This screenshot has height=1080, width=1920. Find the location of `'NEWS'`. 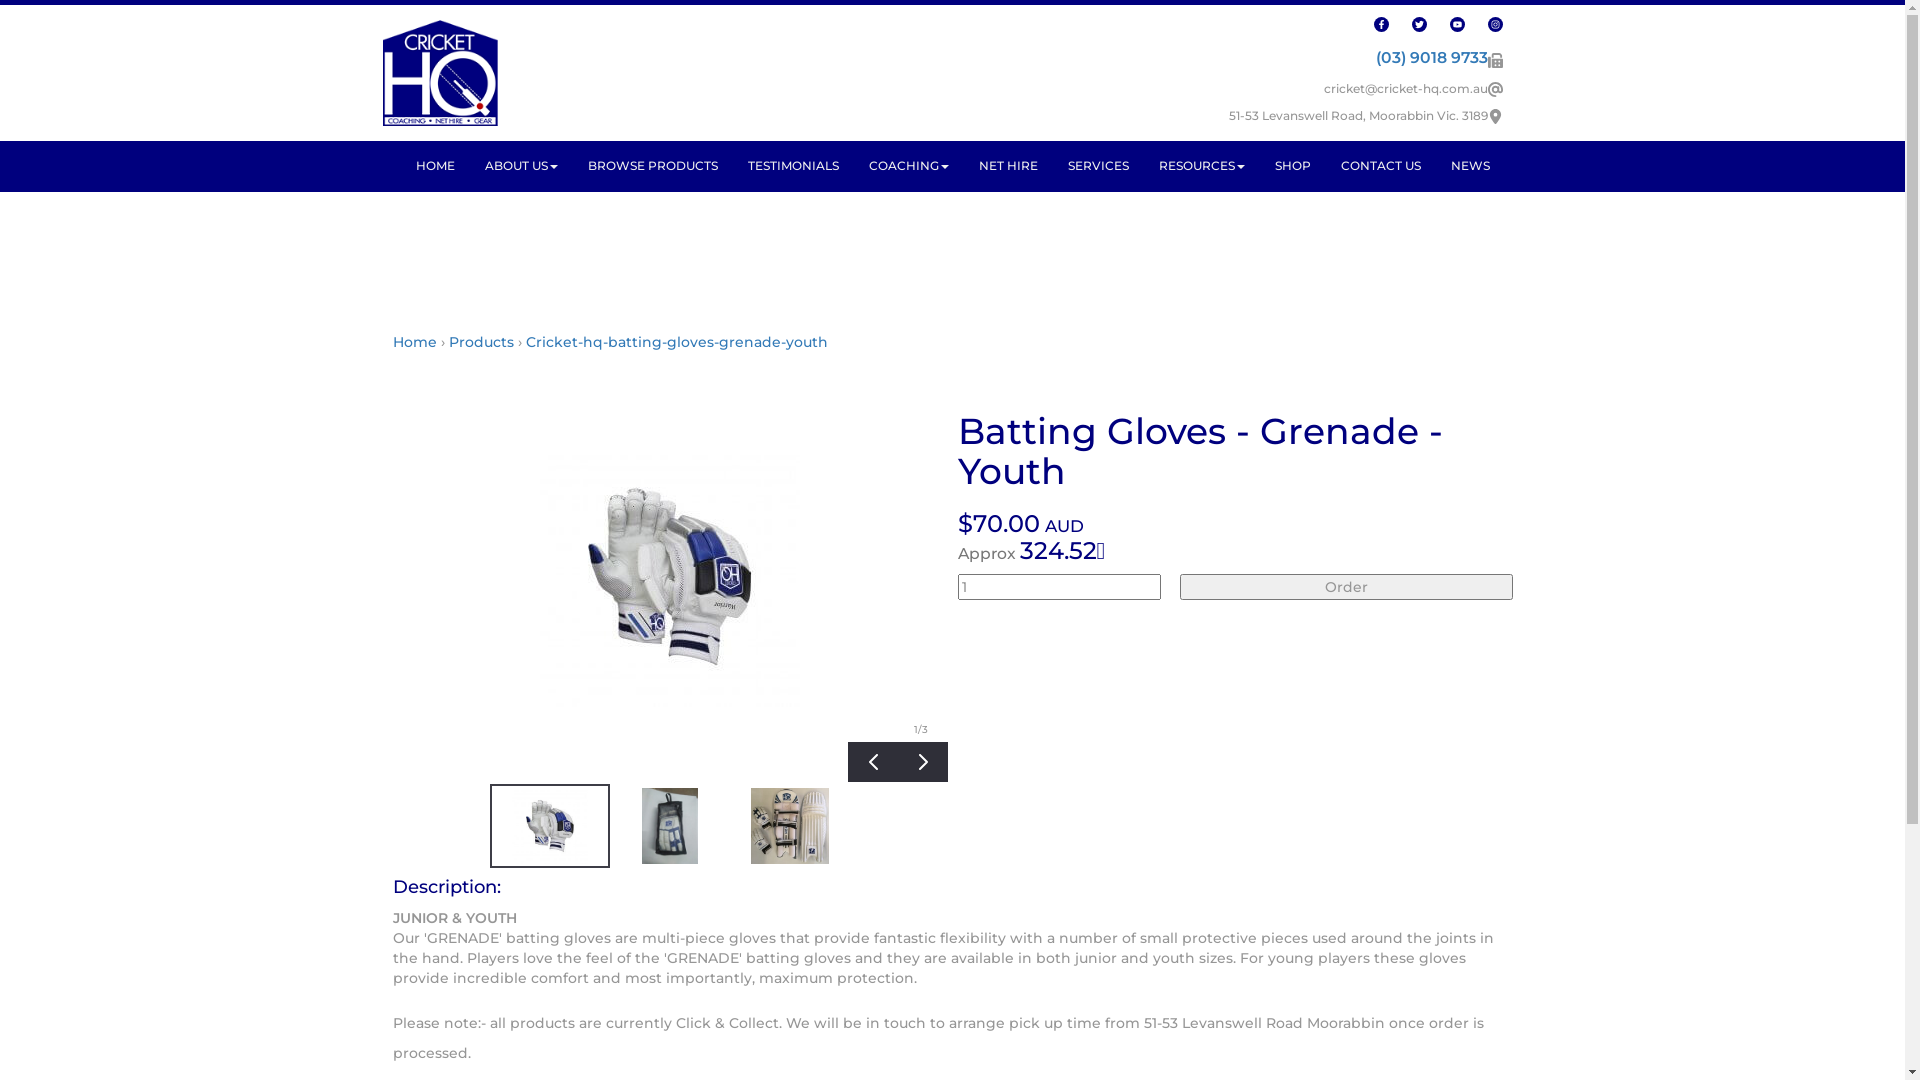

'NEWS' is located at coordinates (1470, 164).